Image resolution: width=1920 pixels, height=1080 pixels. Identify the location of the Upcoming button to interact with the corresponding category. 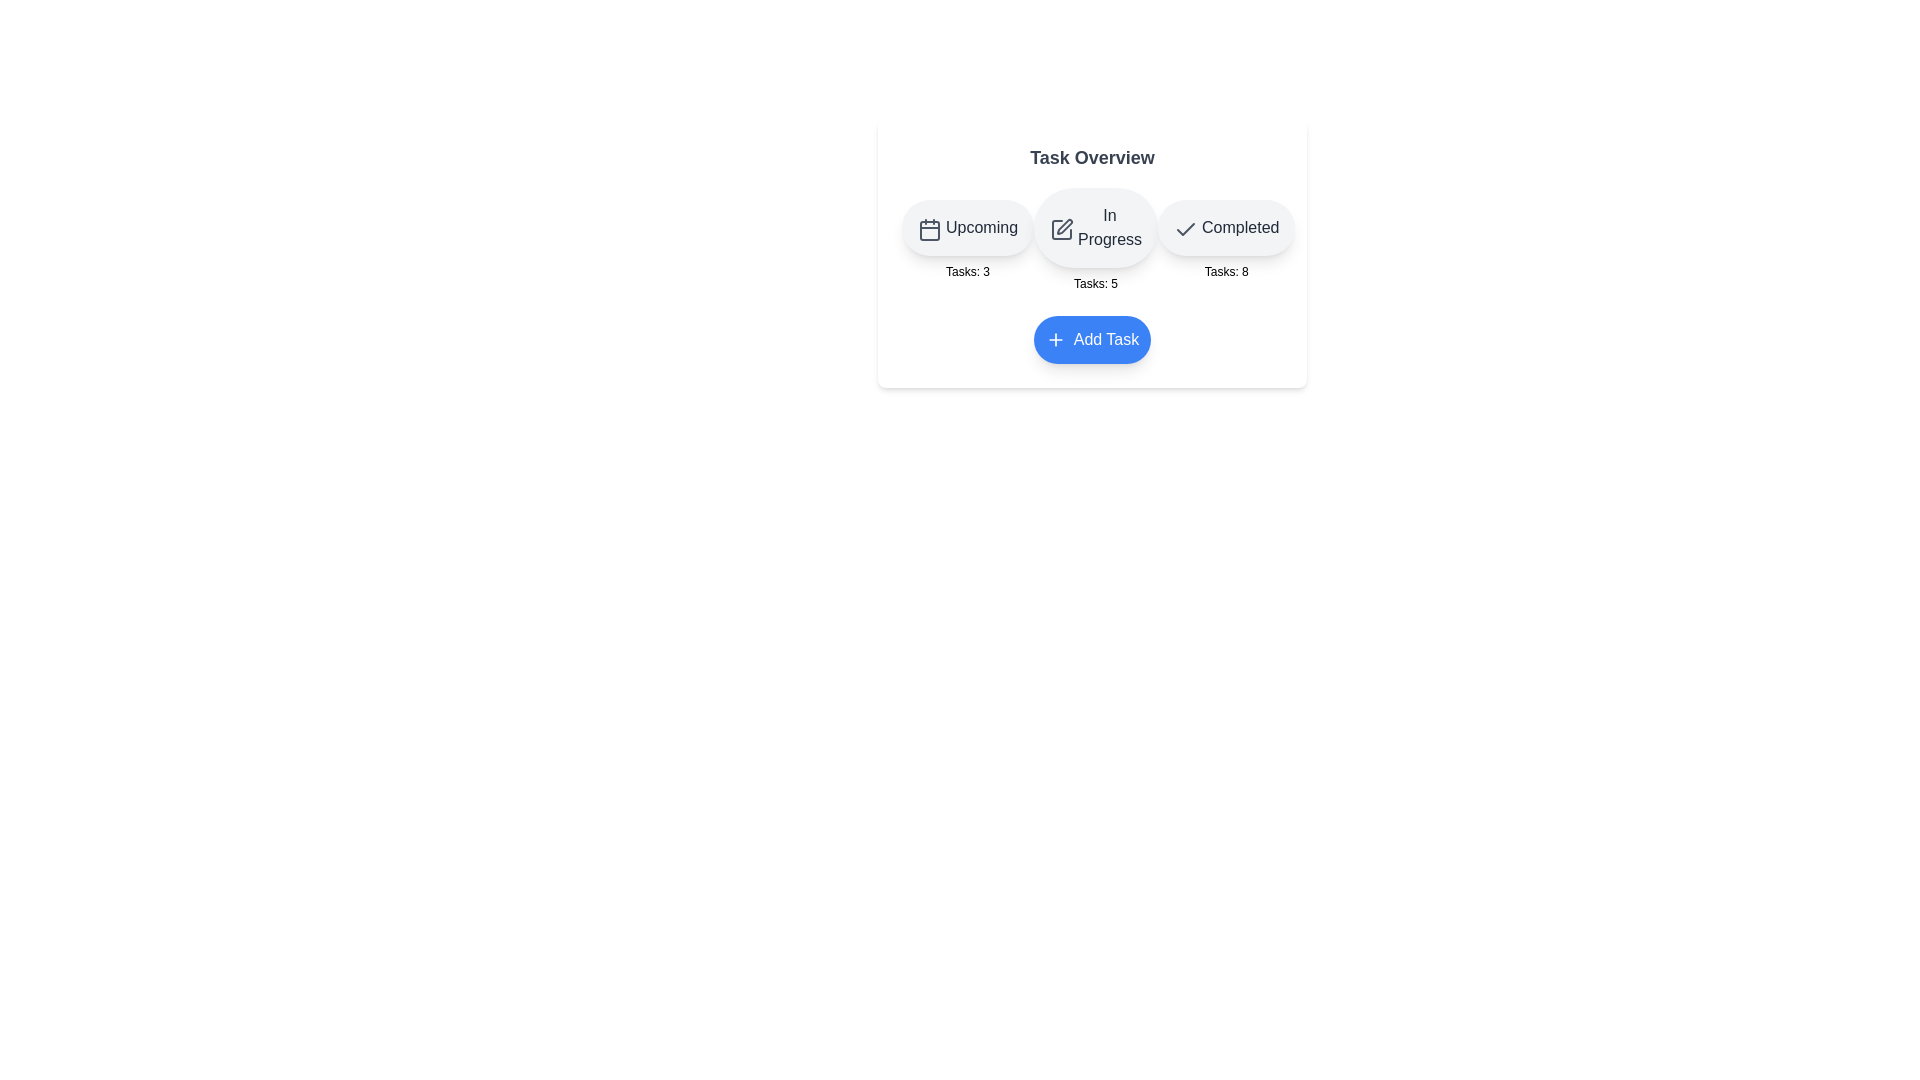
(968, 226).